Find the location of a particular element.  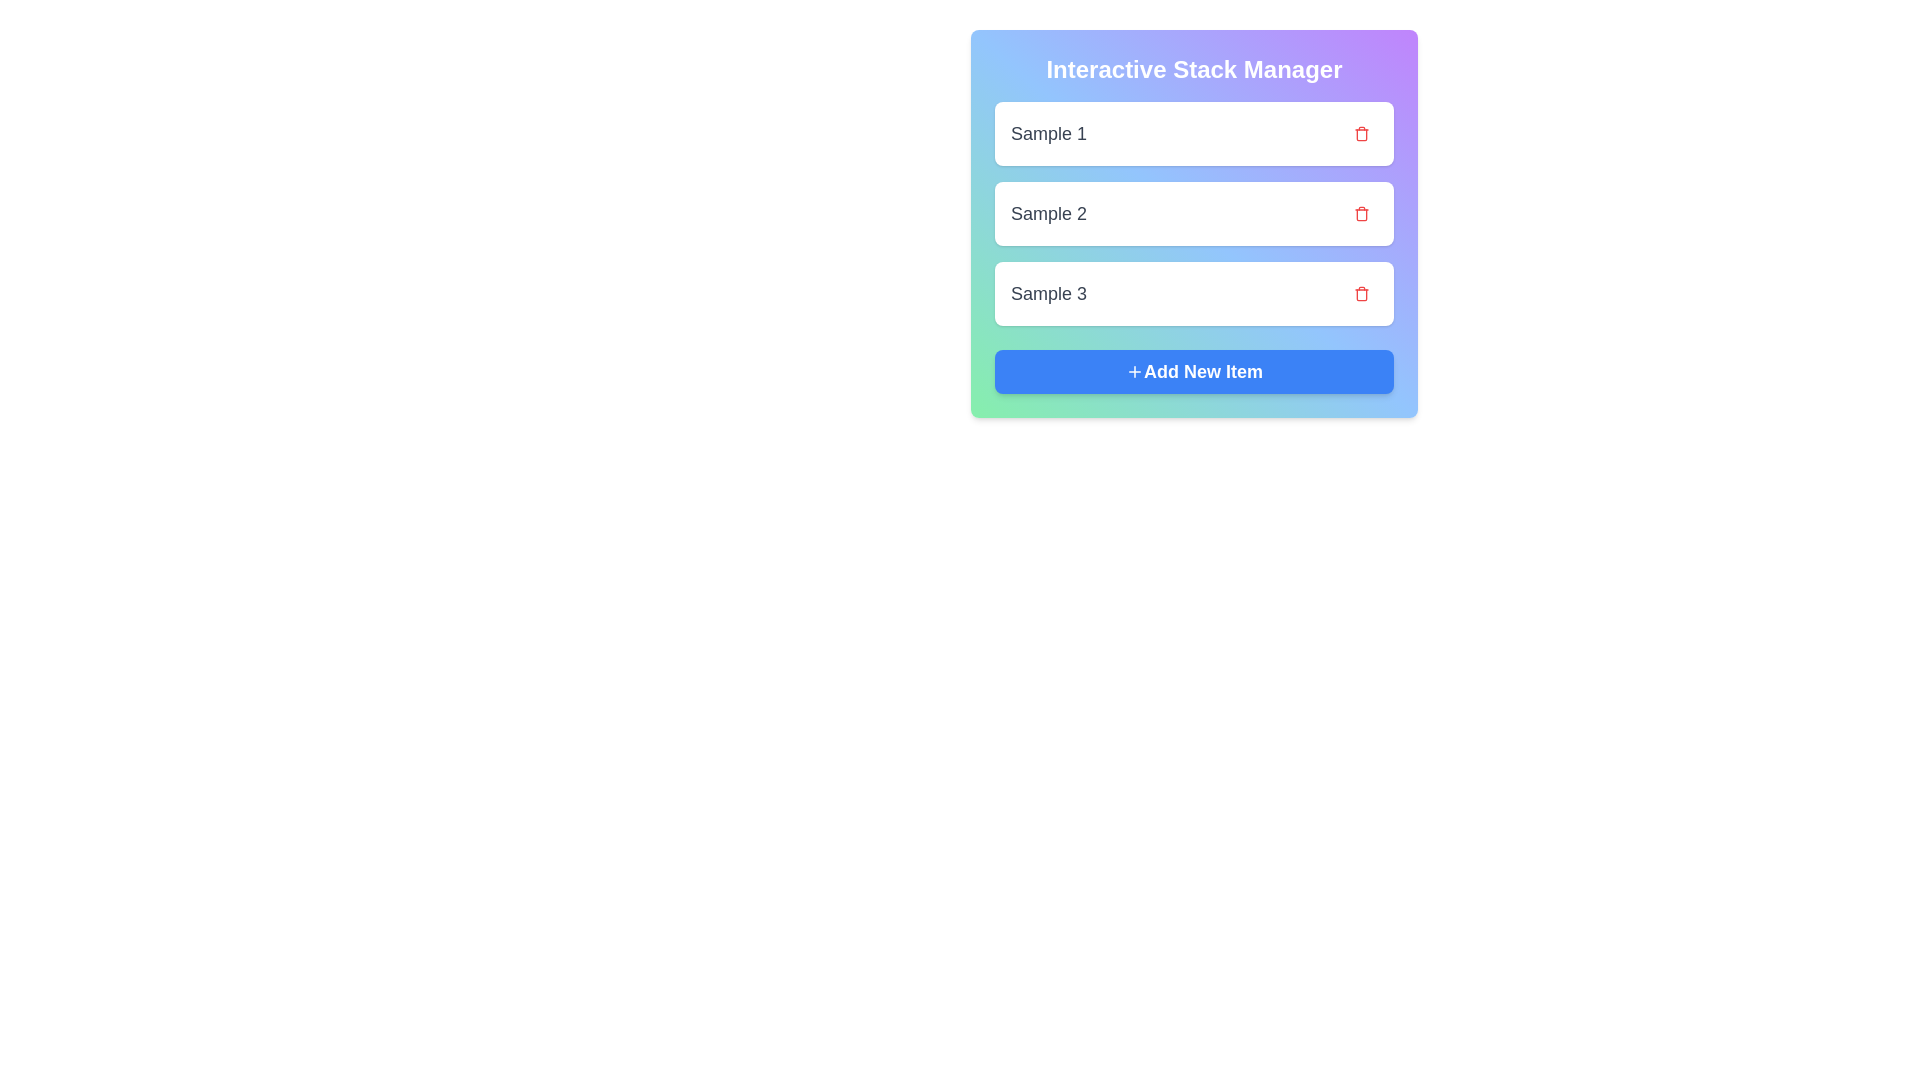

the rectangular button with a blue background and white text that reads '+ Add New Item' is located at coordinates (1194, 371).